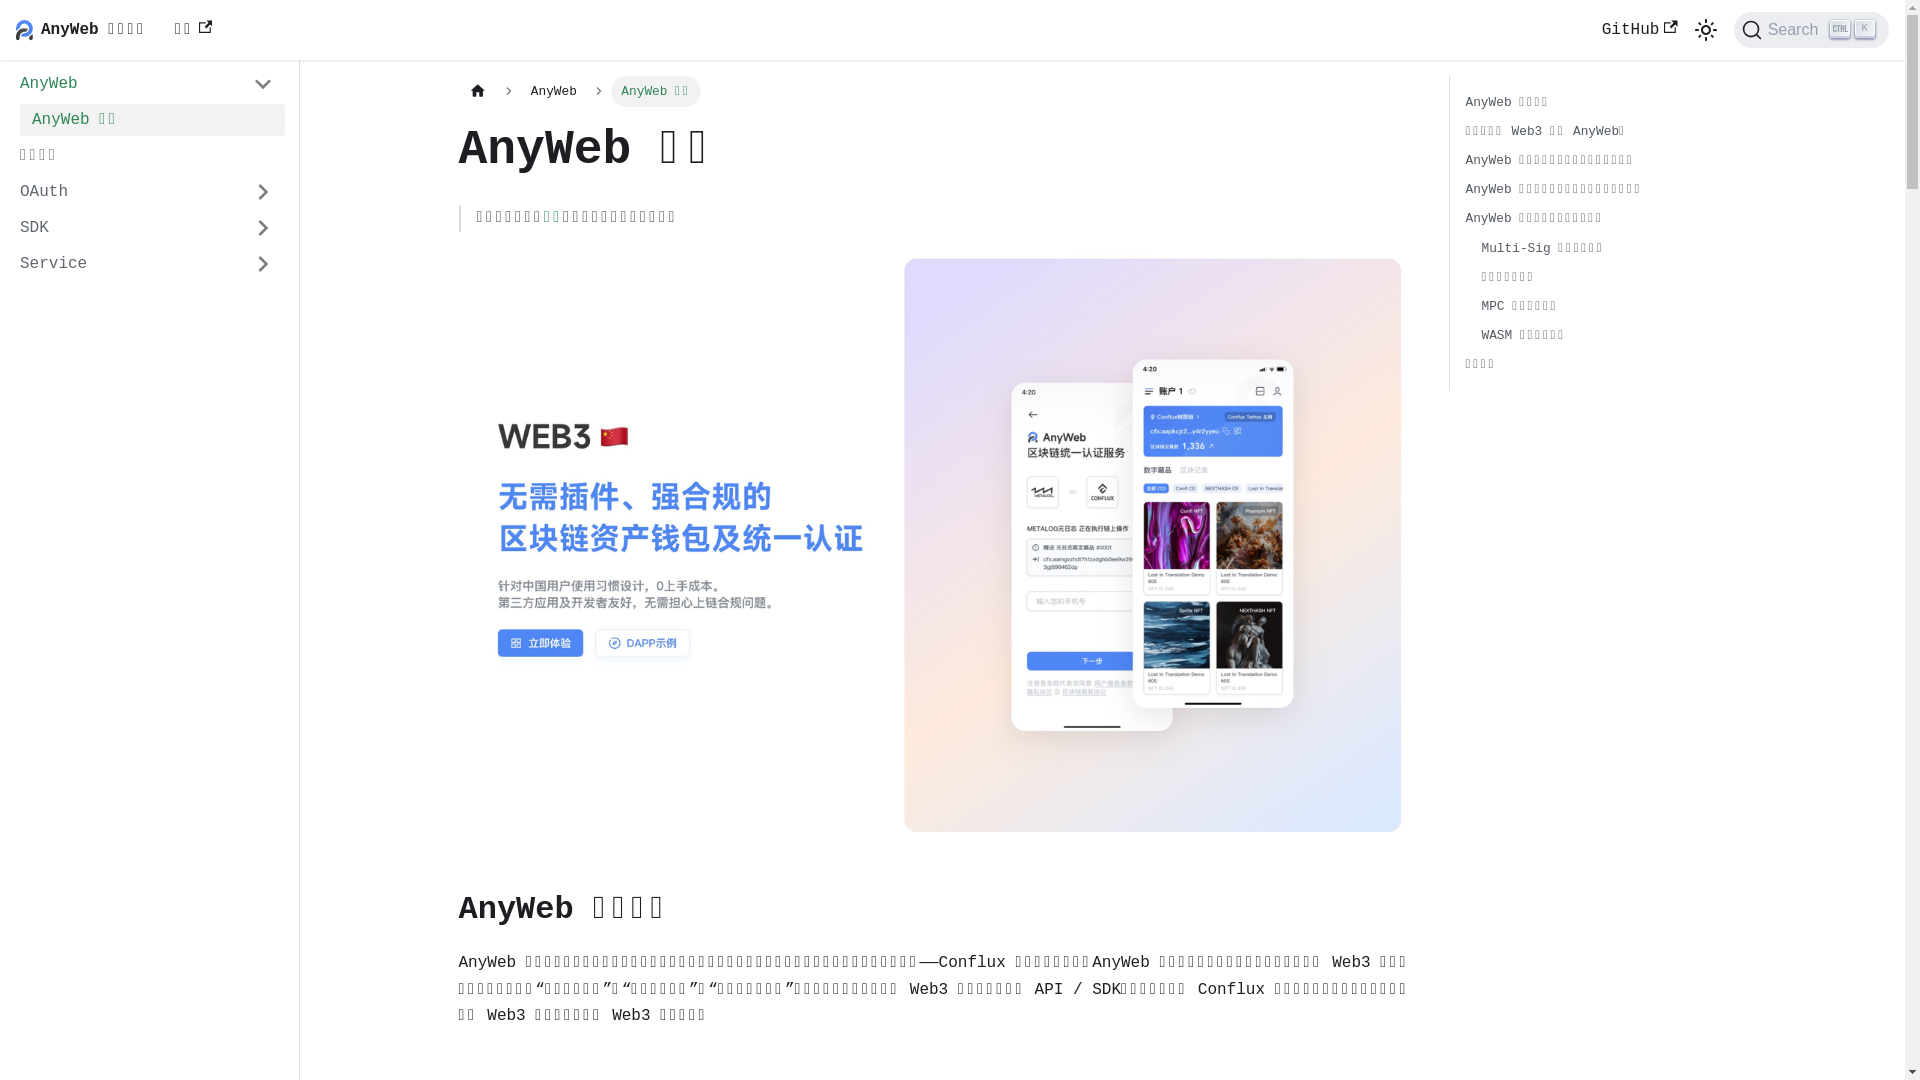 The image size is (1920, 1080). What do you see at coordinates (1640, 30) in the screenshot?
I see `'GitHub'` at bounding box center [1640, 30].